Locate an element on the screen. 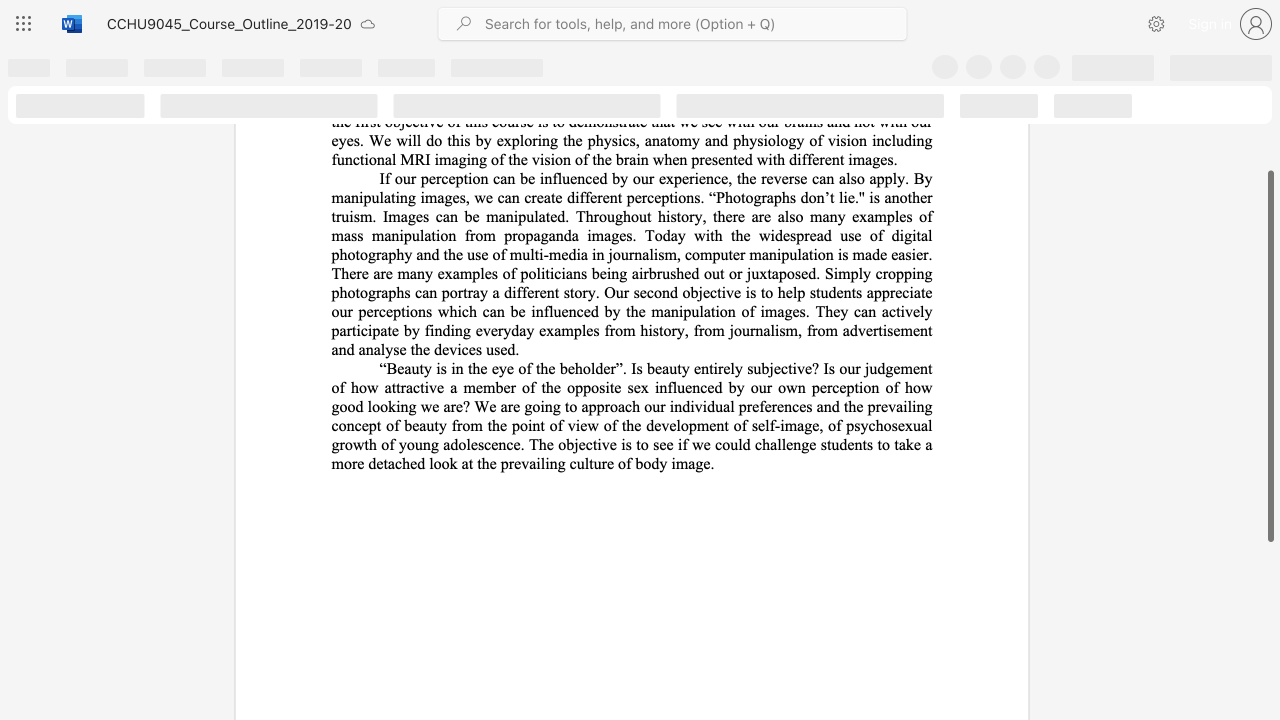  the scrollbar and move down 30 pixels is located at coordinates (1269, 355).